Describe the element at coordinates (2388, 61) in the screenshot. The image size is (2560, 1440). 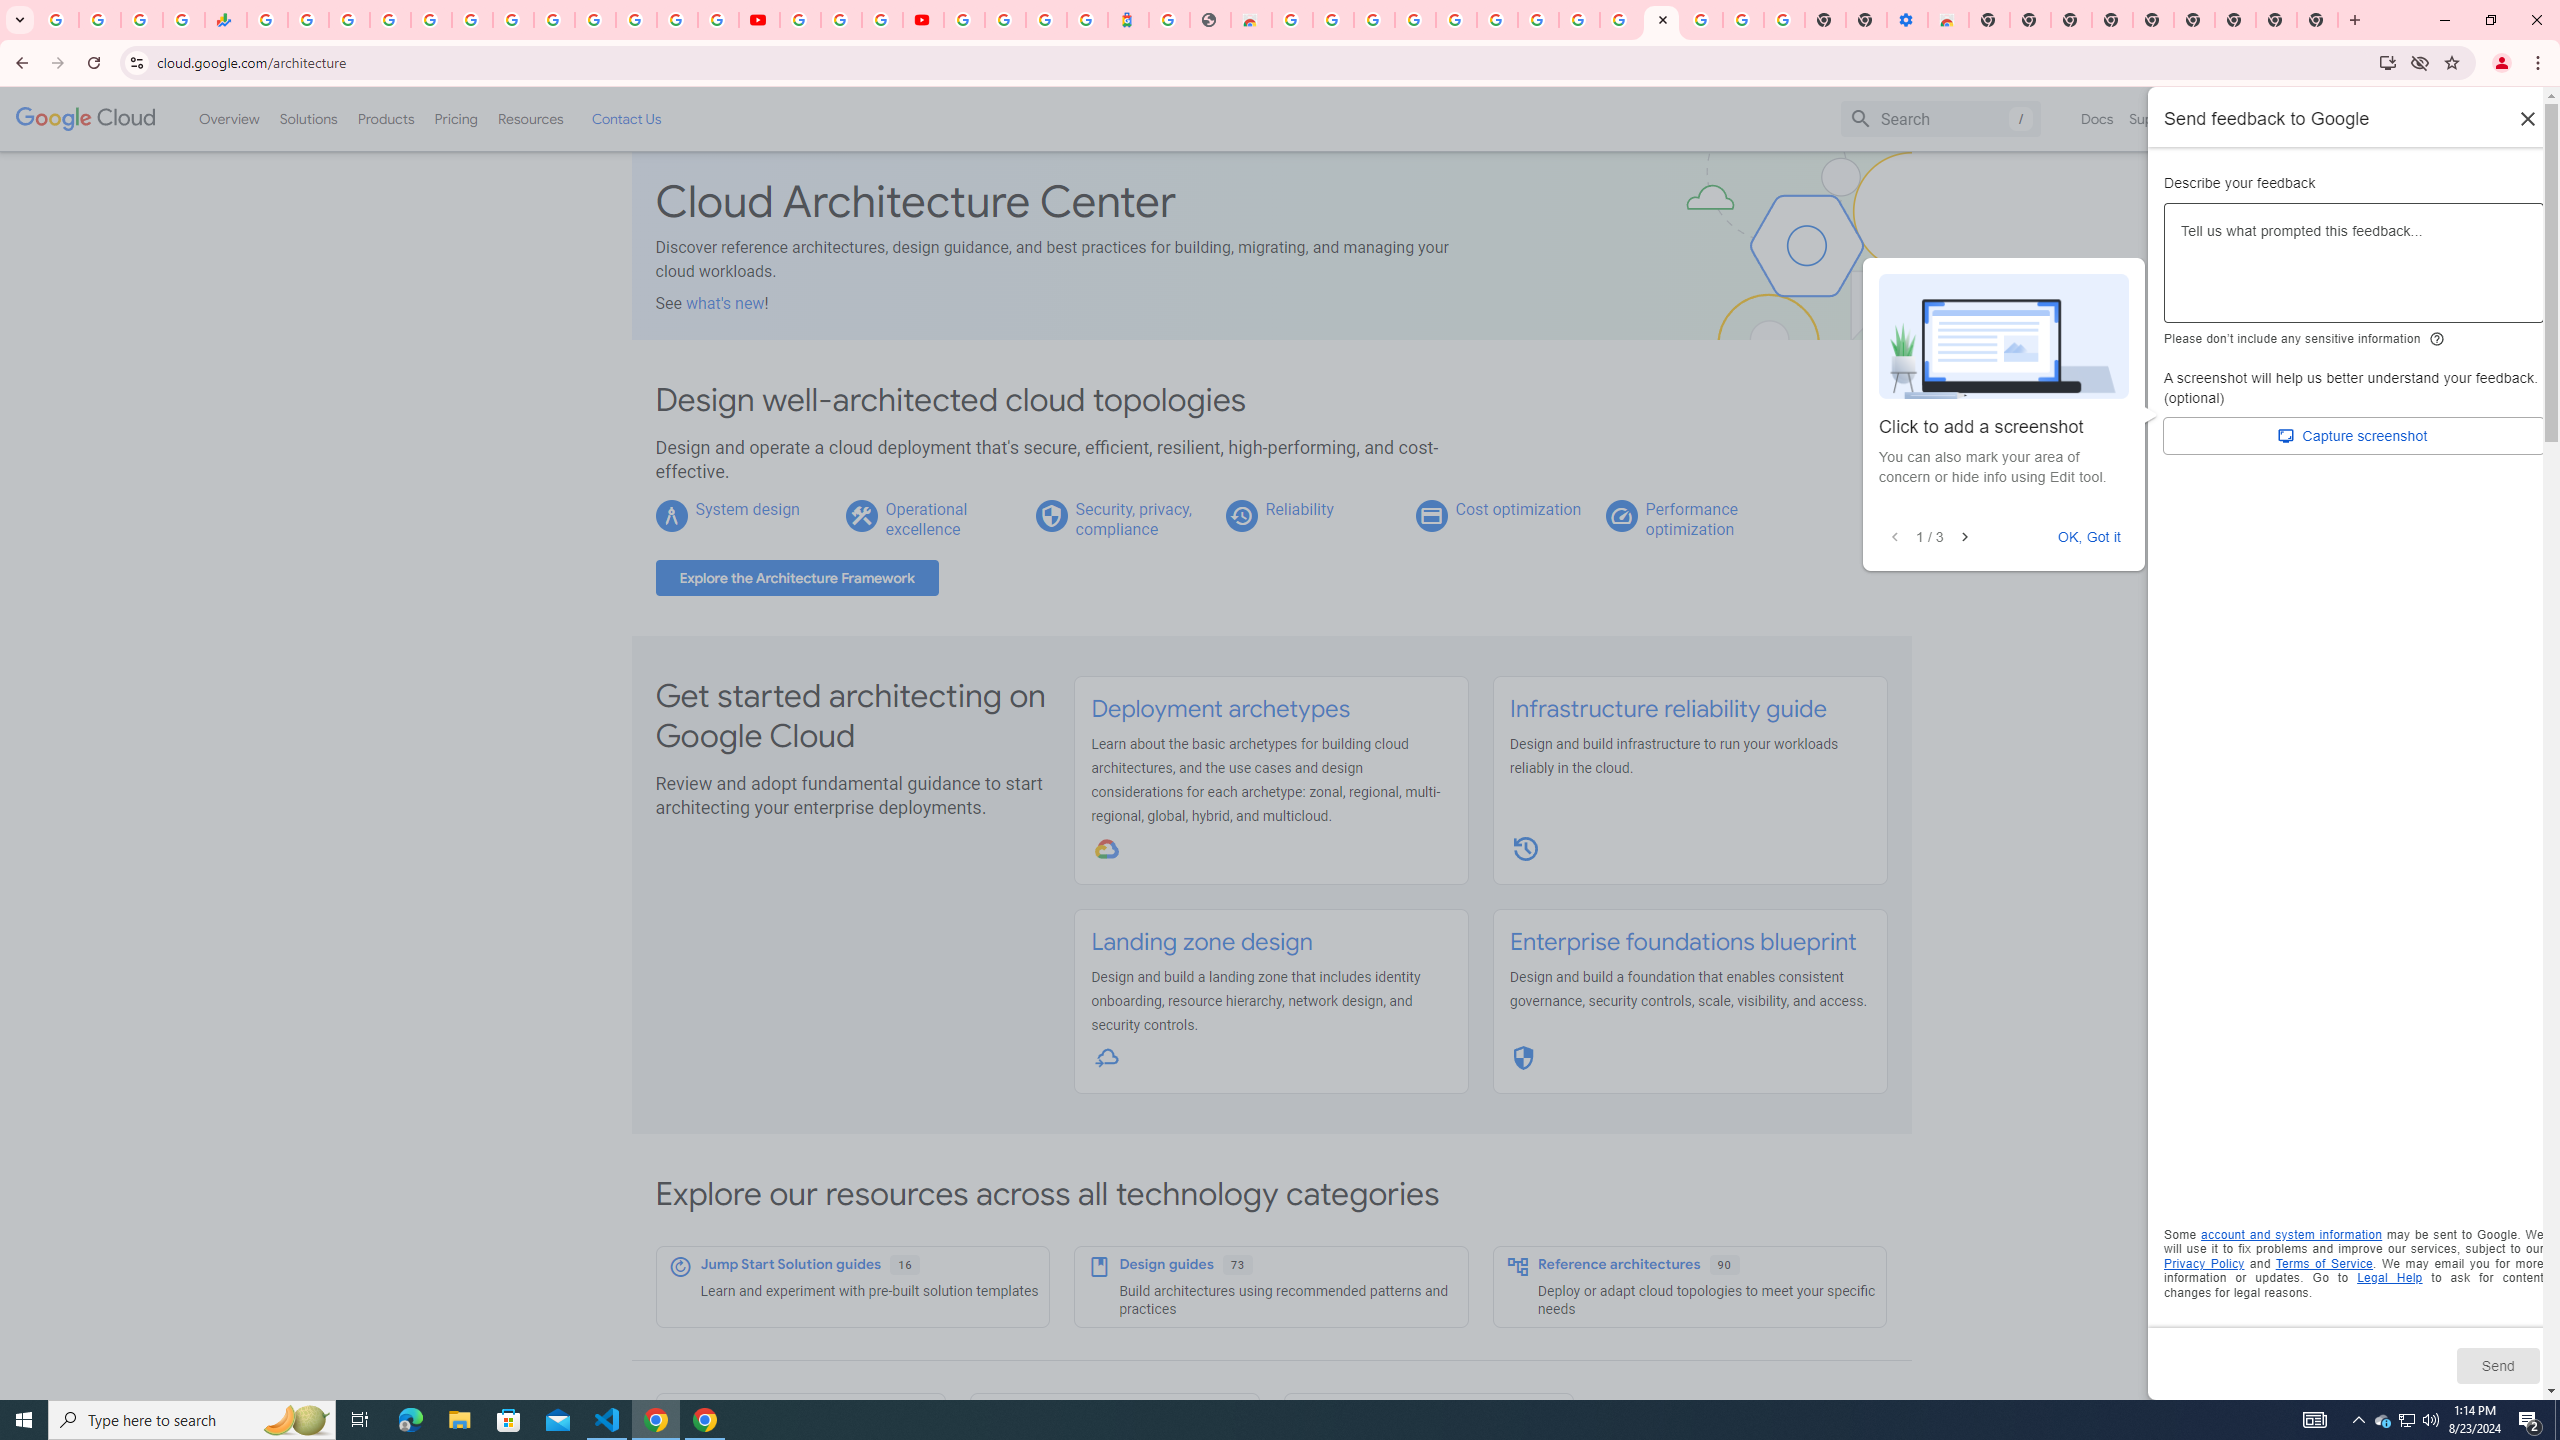
I see `'Install Google Cloud'` at that location.